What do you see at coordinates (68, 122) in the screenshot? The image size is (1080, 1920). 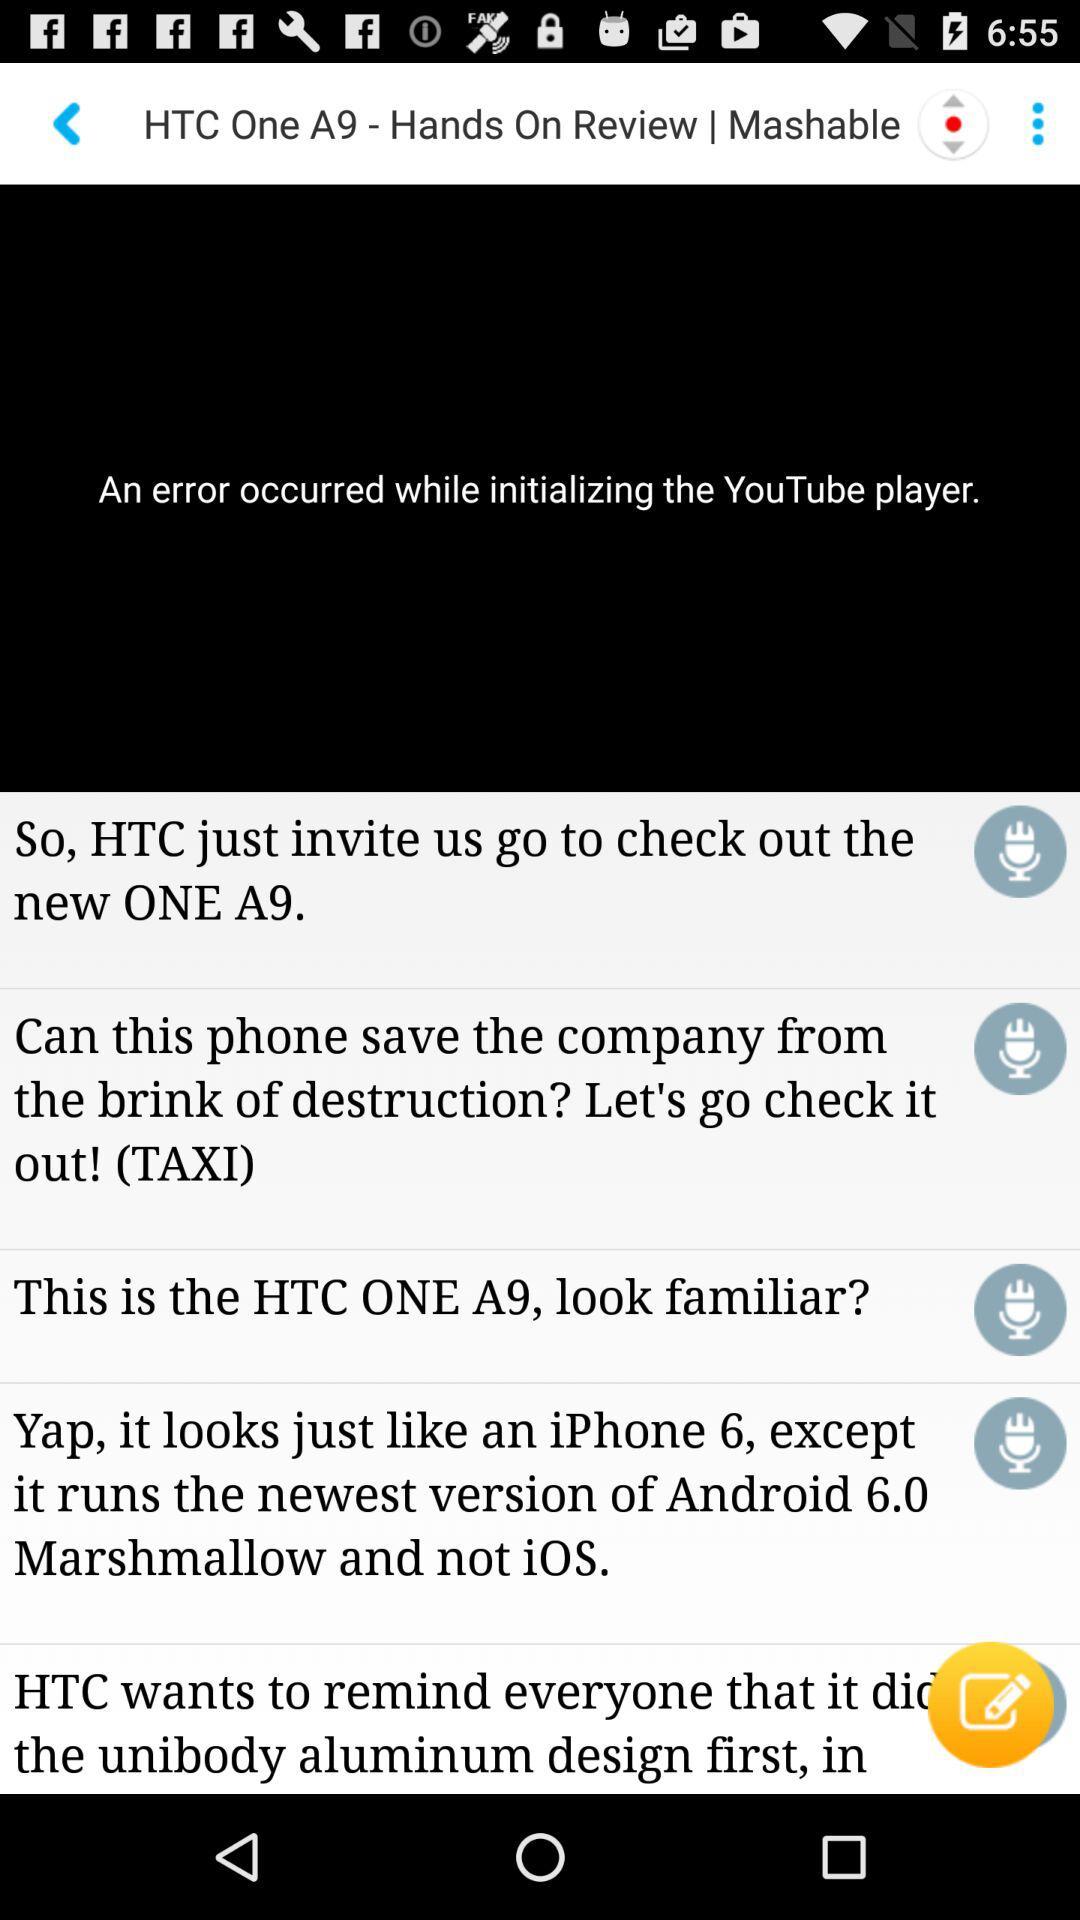 I see `the icon at the top left corner` at bounding box center [68, 122].